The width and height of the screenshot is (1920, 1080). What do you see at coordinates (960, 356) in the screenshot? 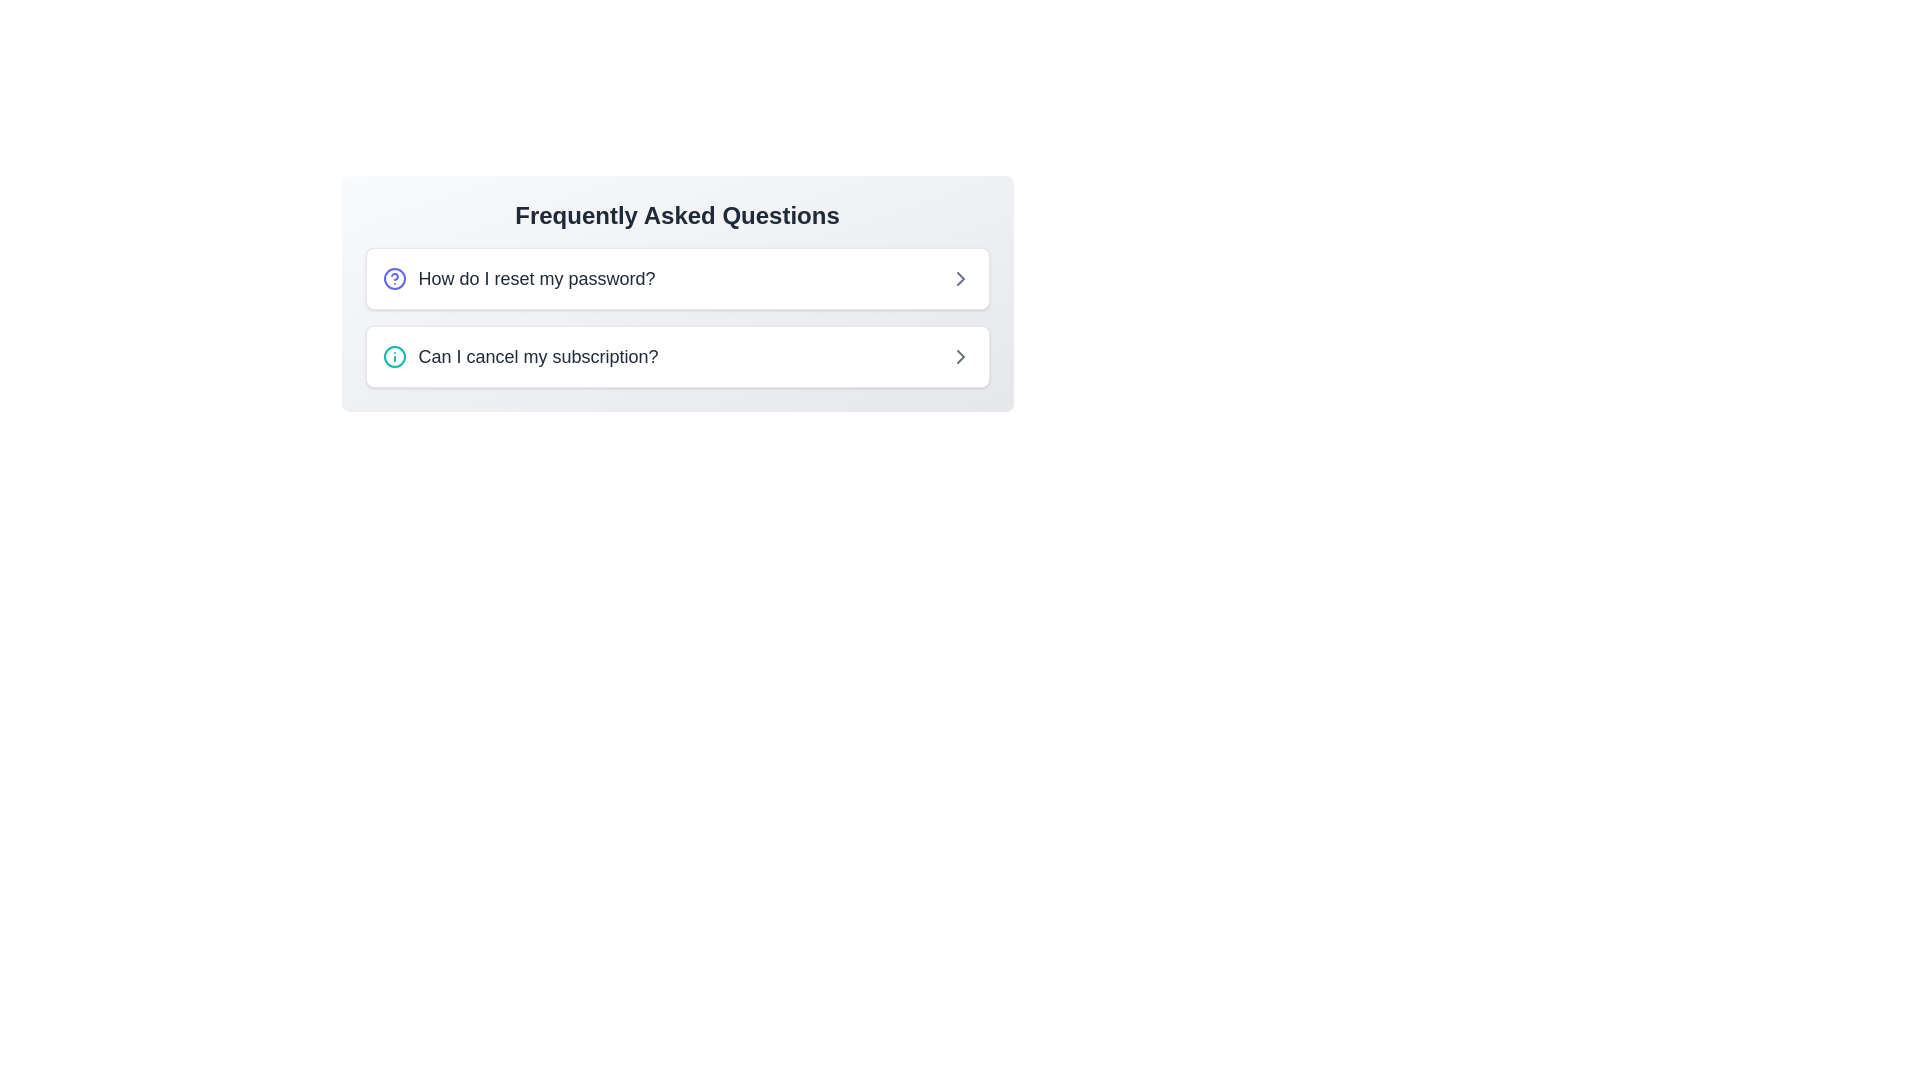
I see `the right-pointing gray chevron icon located at the end of the 'Can I cancel my subscription?' row in the Frequently Asked Questions panel` at bounding box center [960, 356].